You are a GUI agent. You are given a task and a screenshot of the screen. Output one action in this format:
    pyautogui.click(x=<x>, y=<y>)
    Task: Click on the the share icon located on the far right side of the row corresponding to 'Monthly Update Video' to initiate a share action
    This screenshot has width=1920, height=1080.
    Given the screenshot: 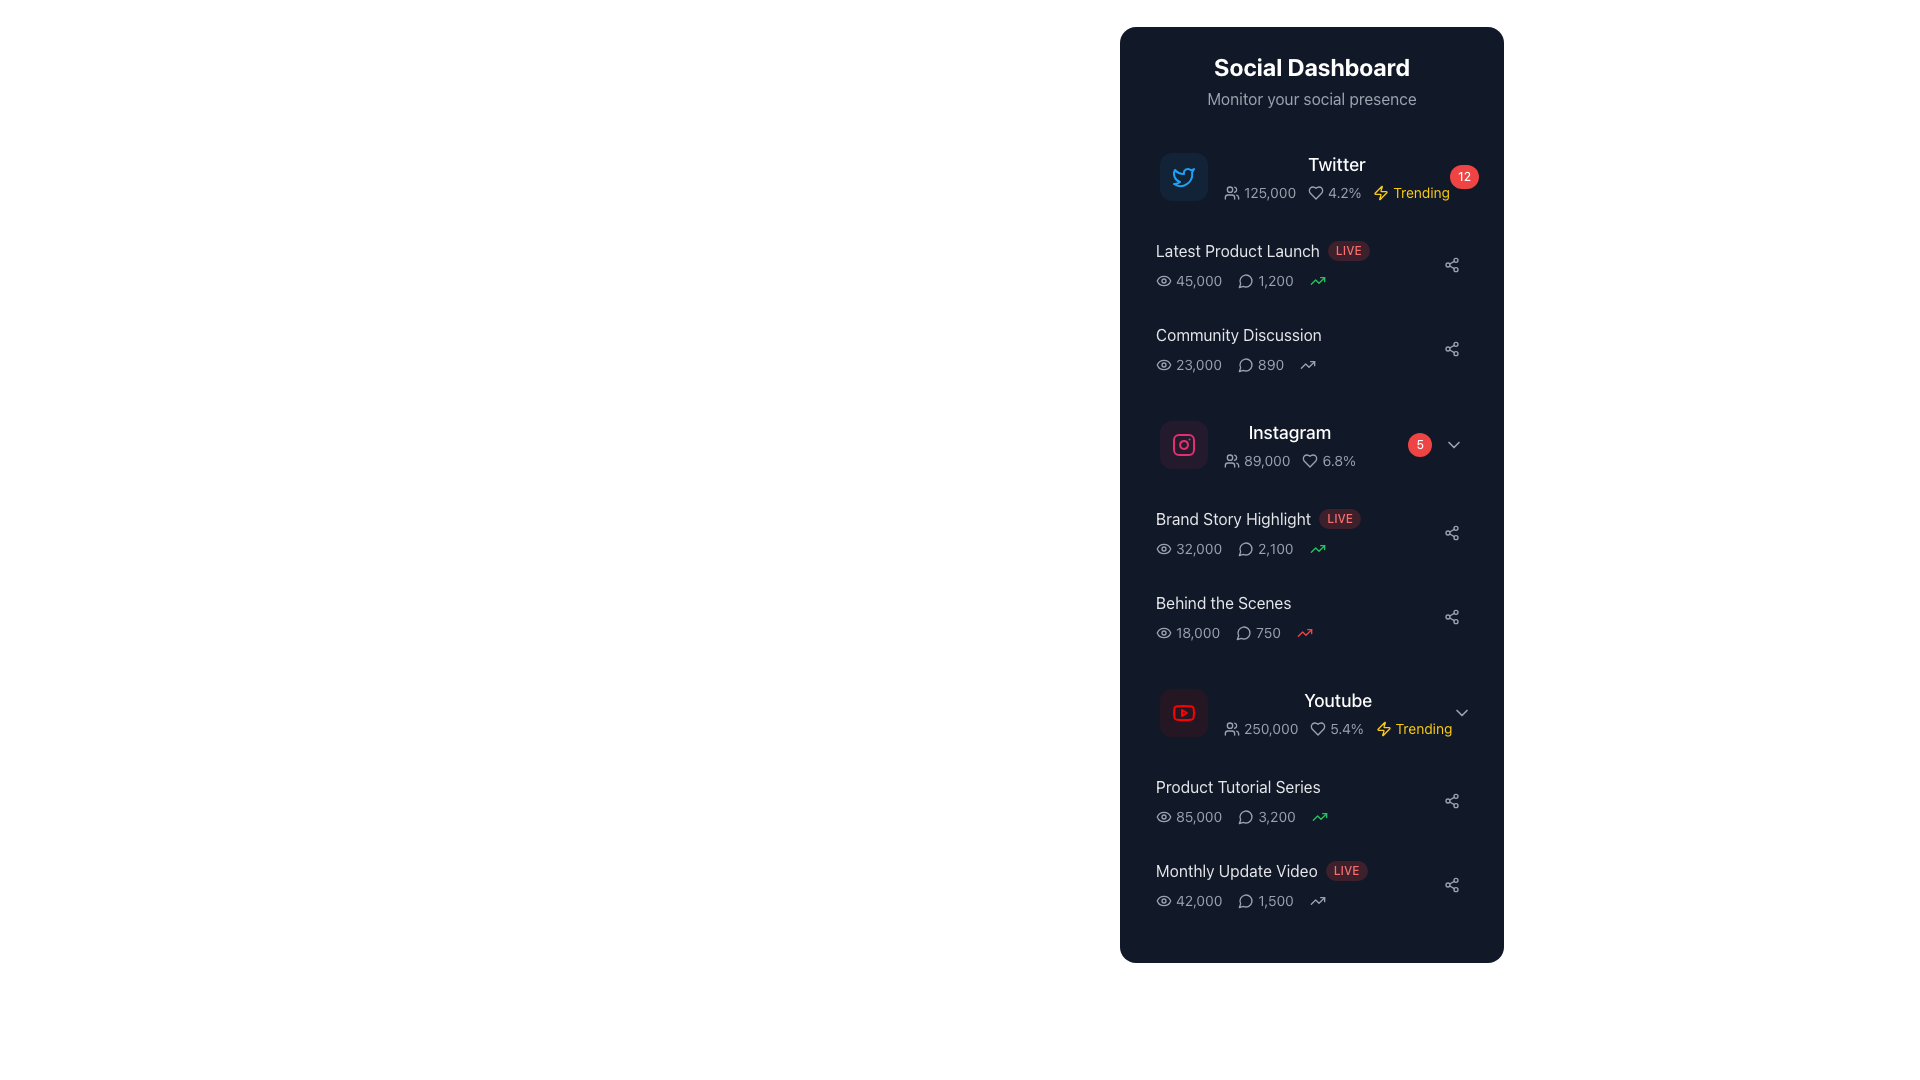 What is the action you would take?
    pyautogui.click(x=1451, y=883)
    